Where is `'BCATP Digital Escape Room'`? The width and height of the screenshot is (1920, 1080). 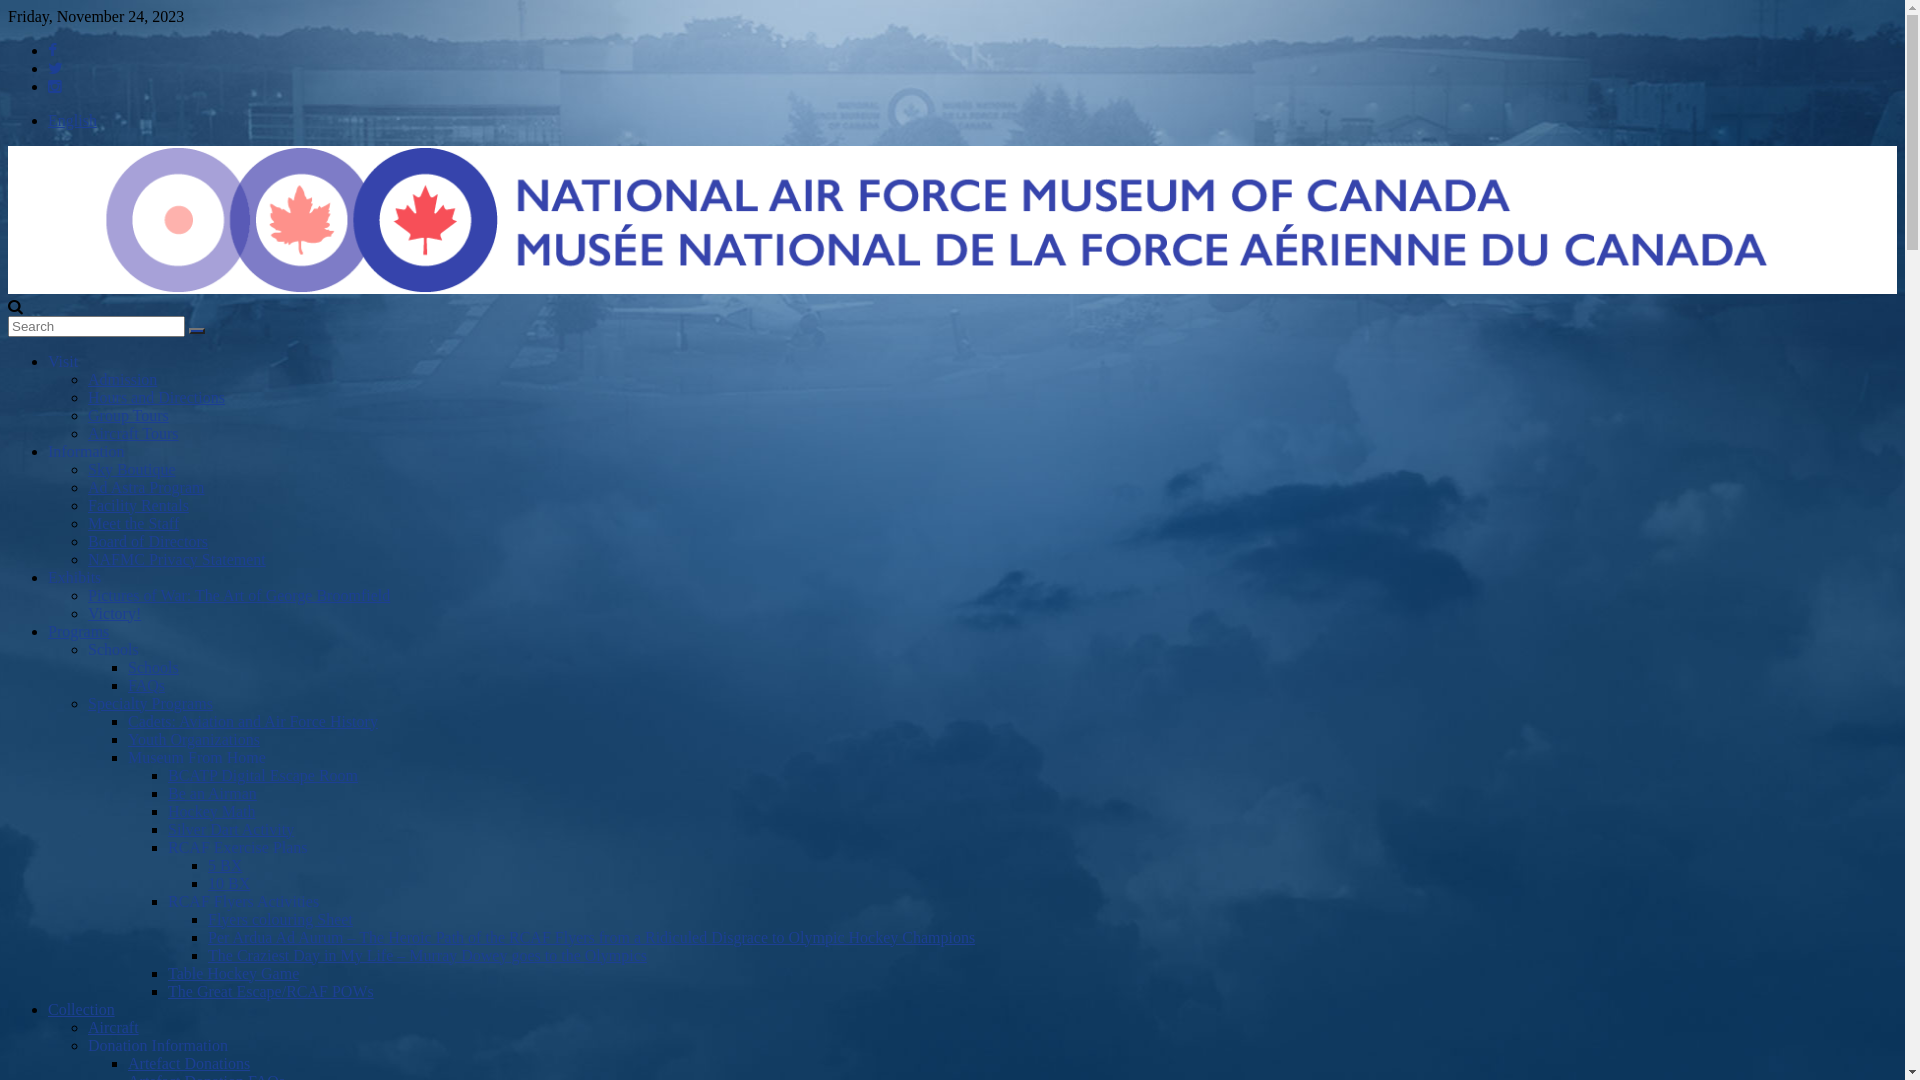 'BCATP Digital Escape Room' is located at coordinates (262, 774).